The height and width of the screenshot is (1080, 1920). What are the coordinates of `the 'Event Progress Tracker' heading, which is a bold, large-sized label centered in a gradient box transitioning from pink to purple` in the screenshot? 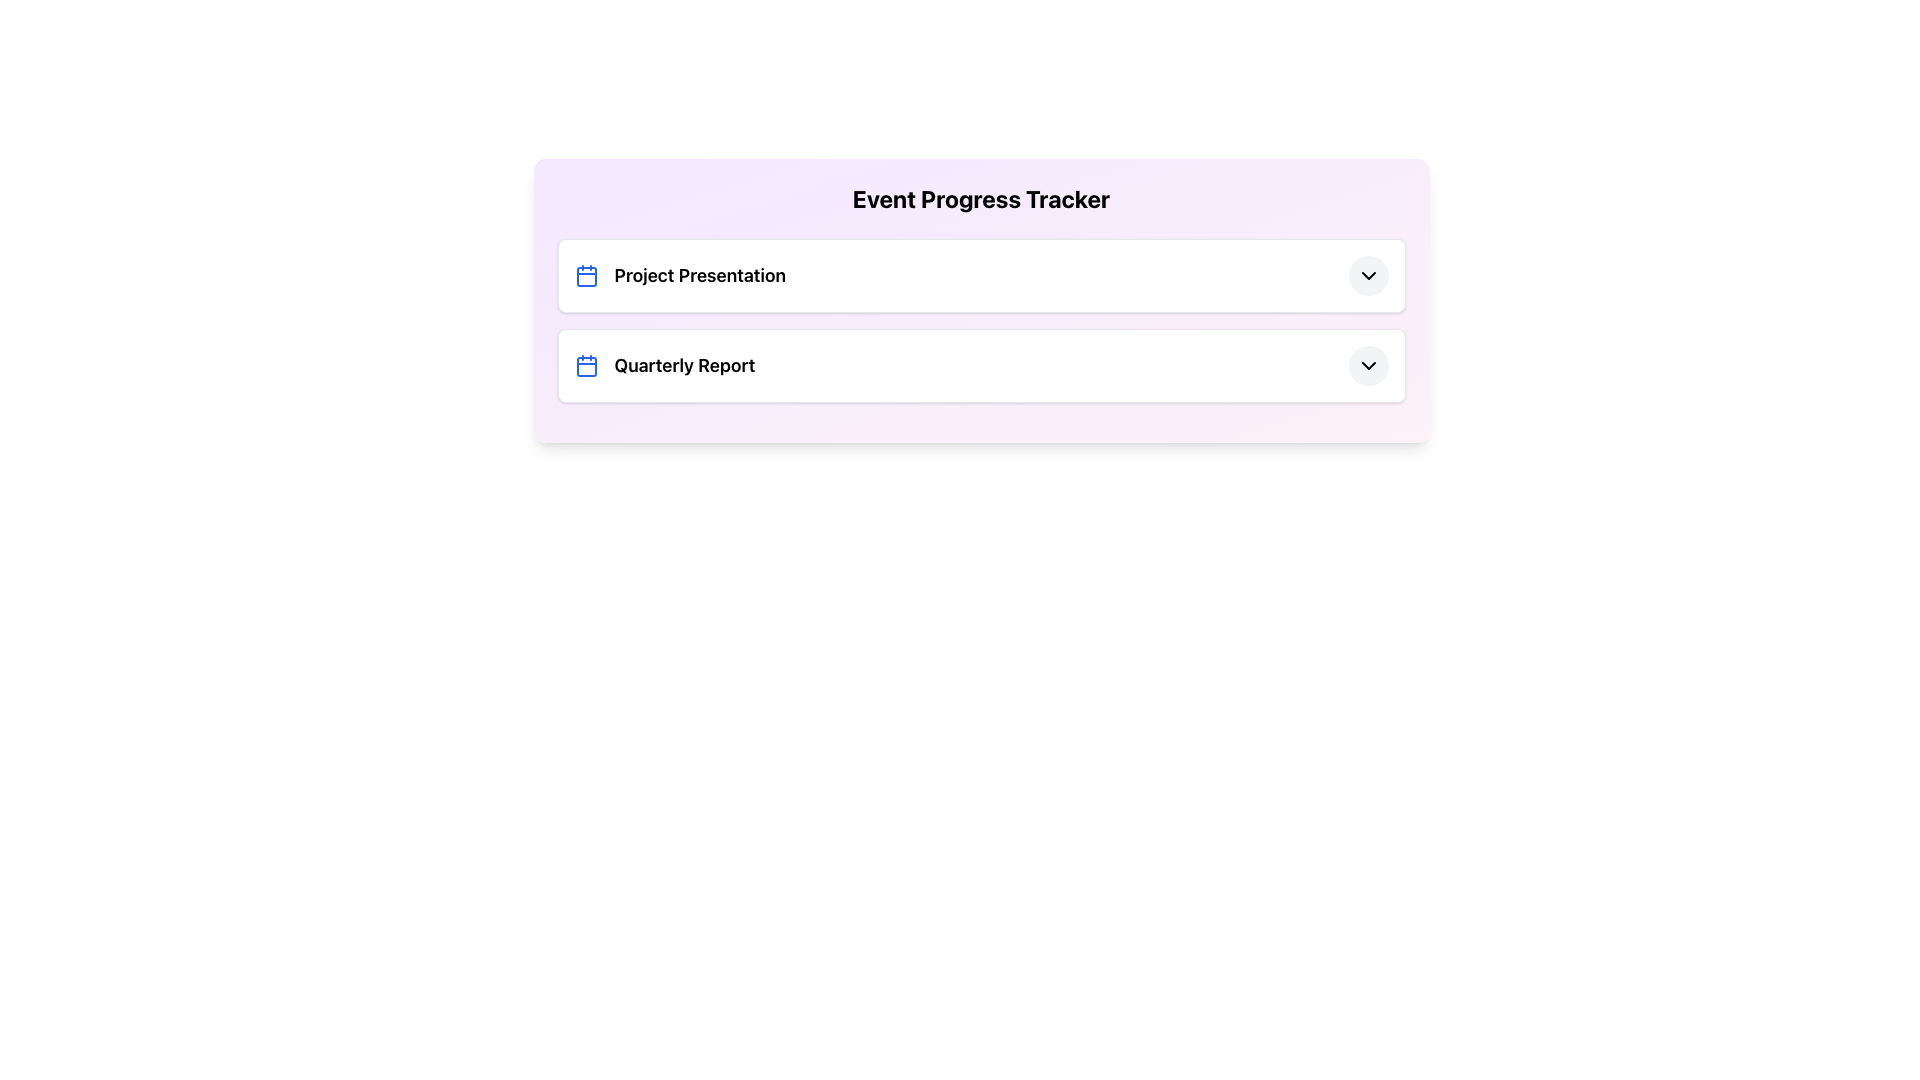 It's located at (981, 199).